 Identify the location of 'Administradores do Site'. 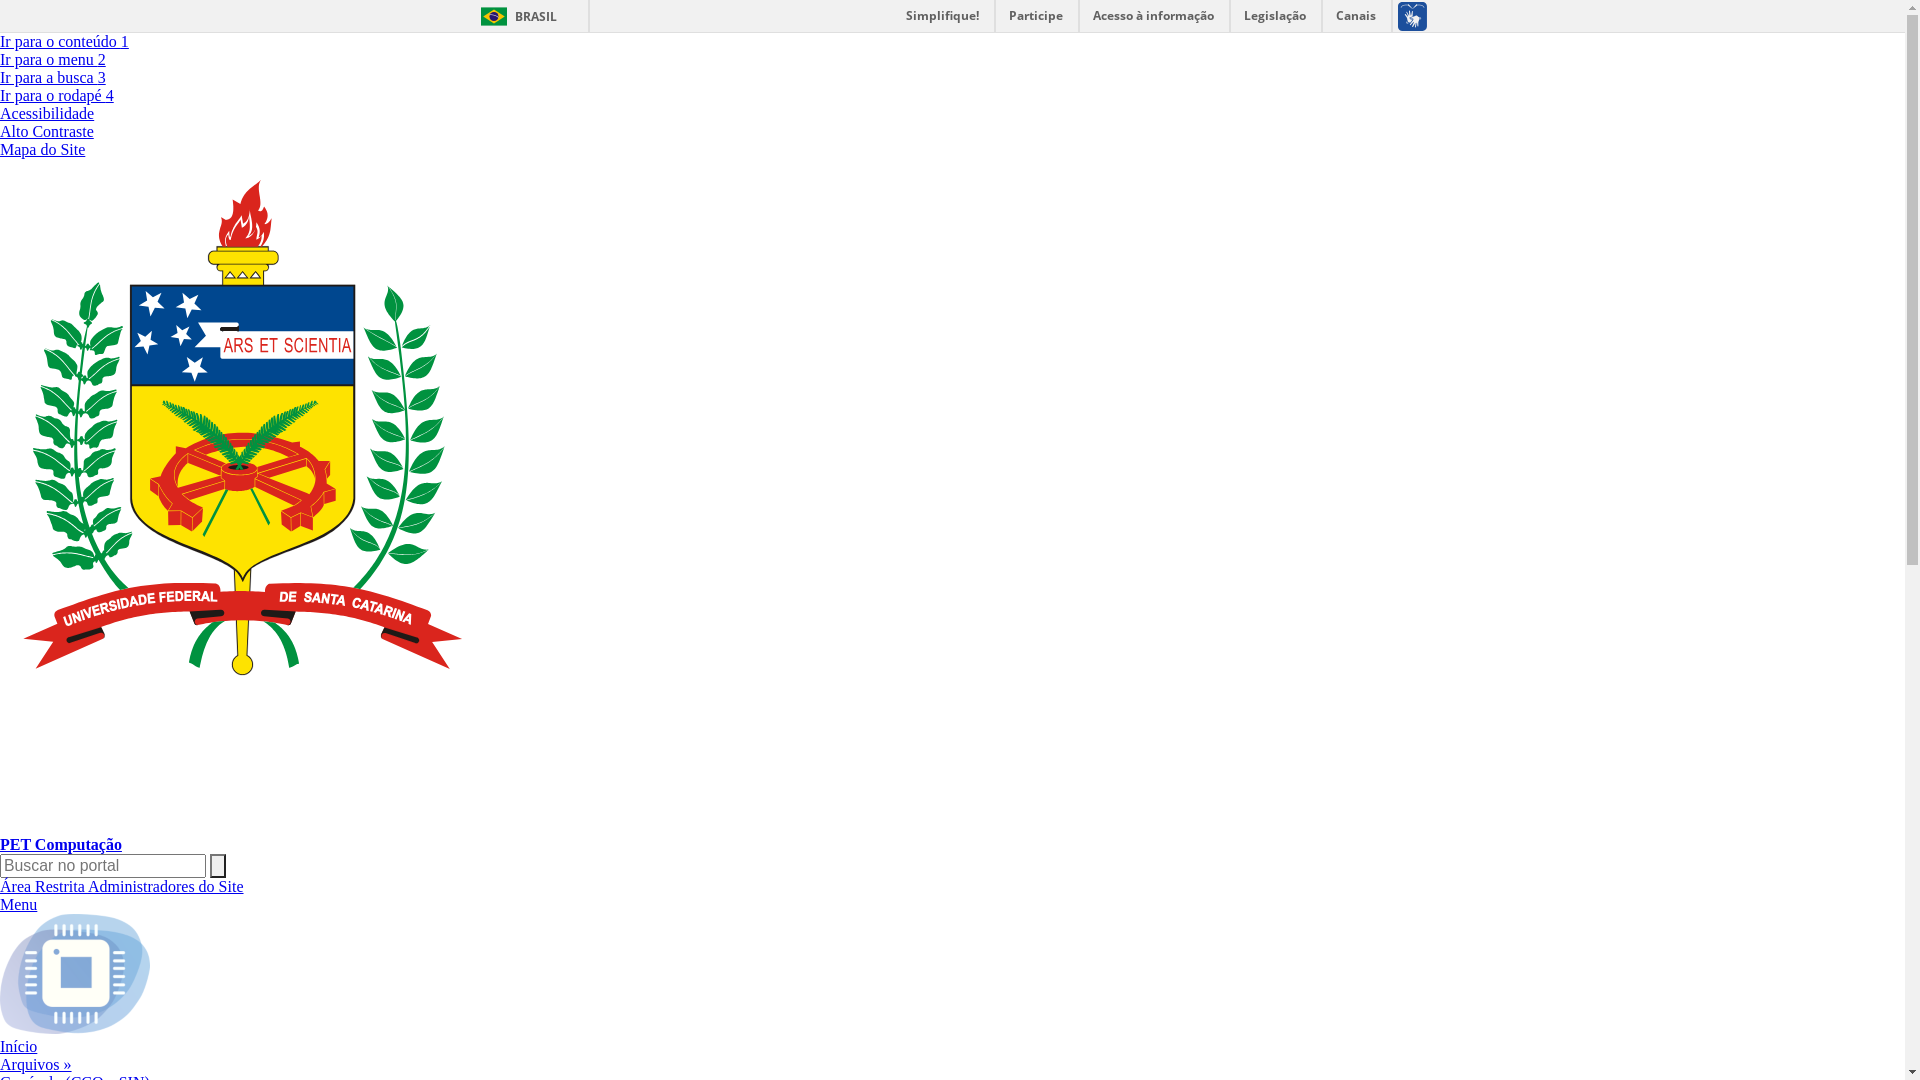
(166, 885).